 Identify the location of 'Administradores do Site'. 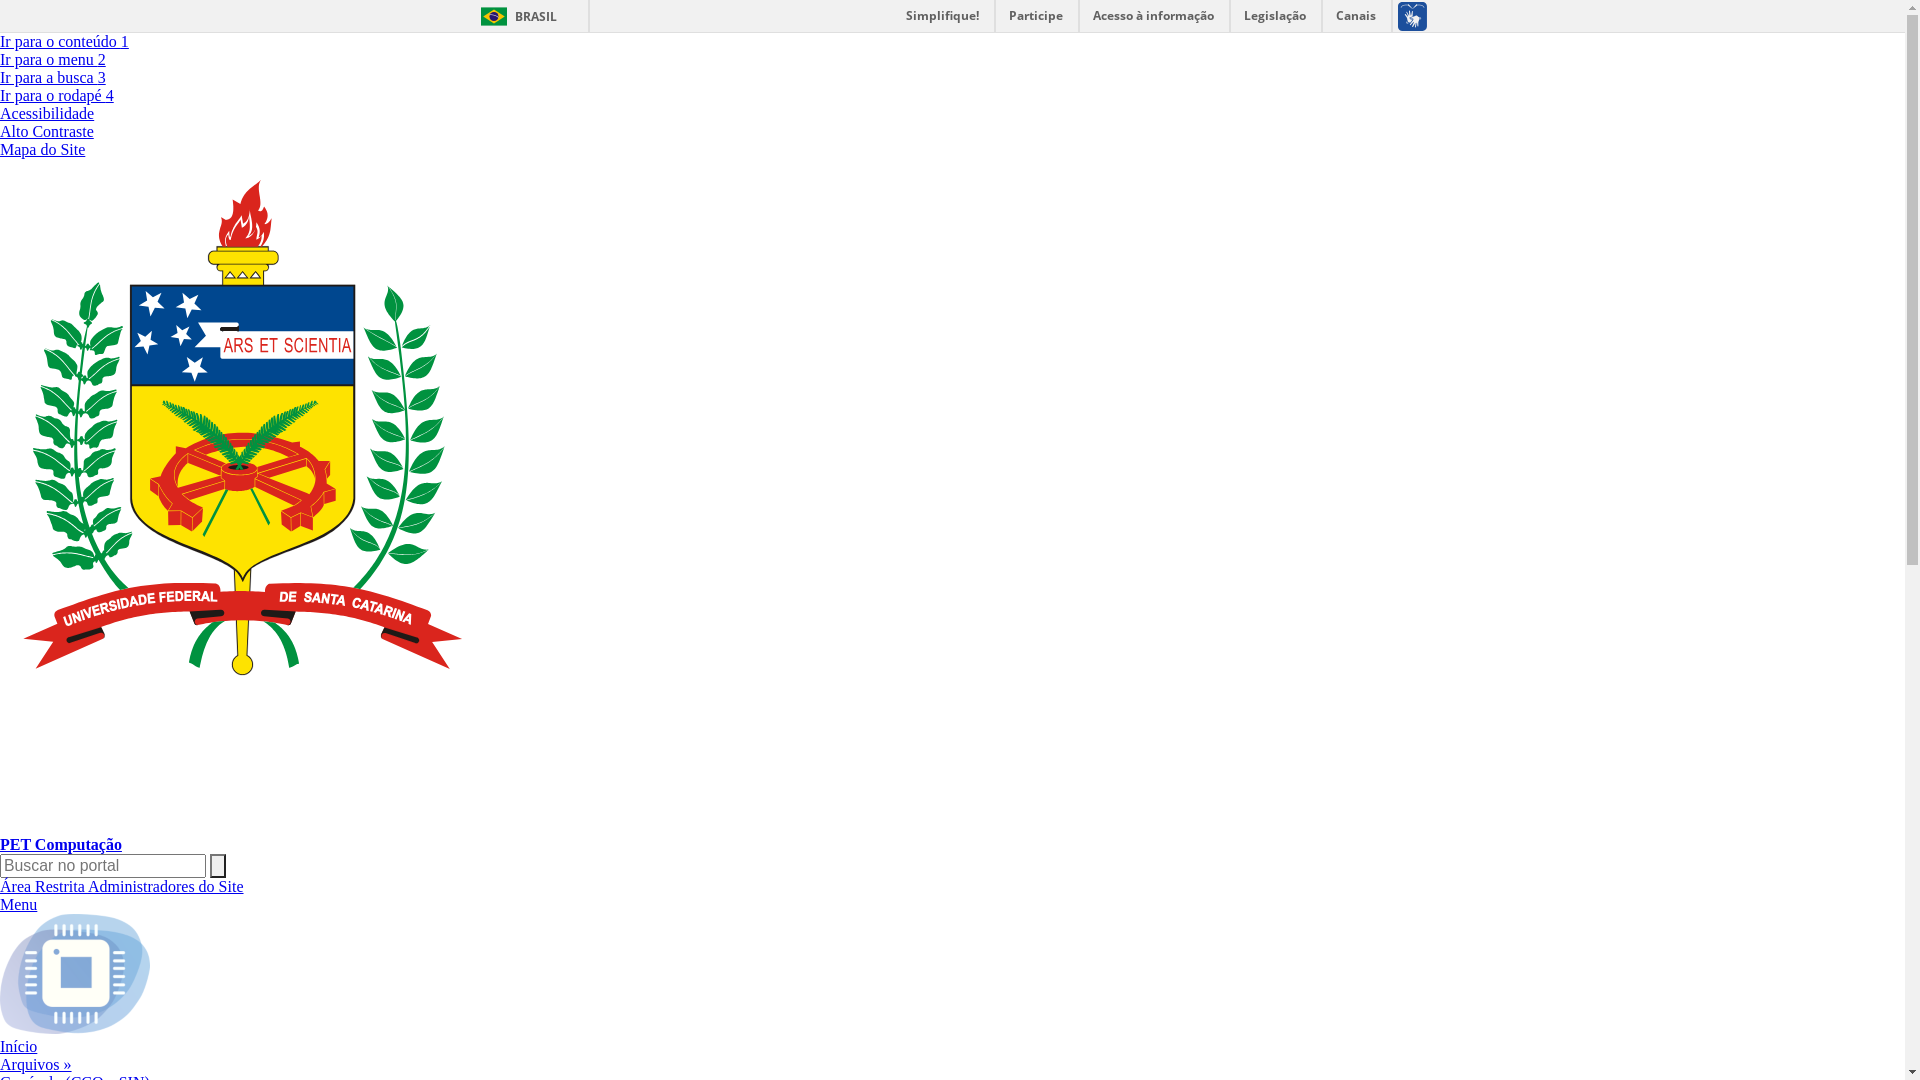
(166, 885).